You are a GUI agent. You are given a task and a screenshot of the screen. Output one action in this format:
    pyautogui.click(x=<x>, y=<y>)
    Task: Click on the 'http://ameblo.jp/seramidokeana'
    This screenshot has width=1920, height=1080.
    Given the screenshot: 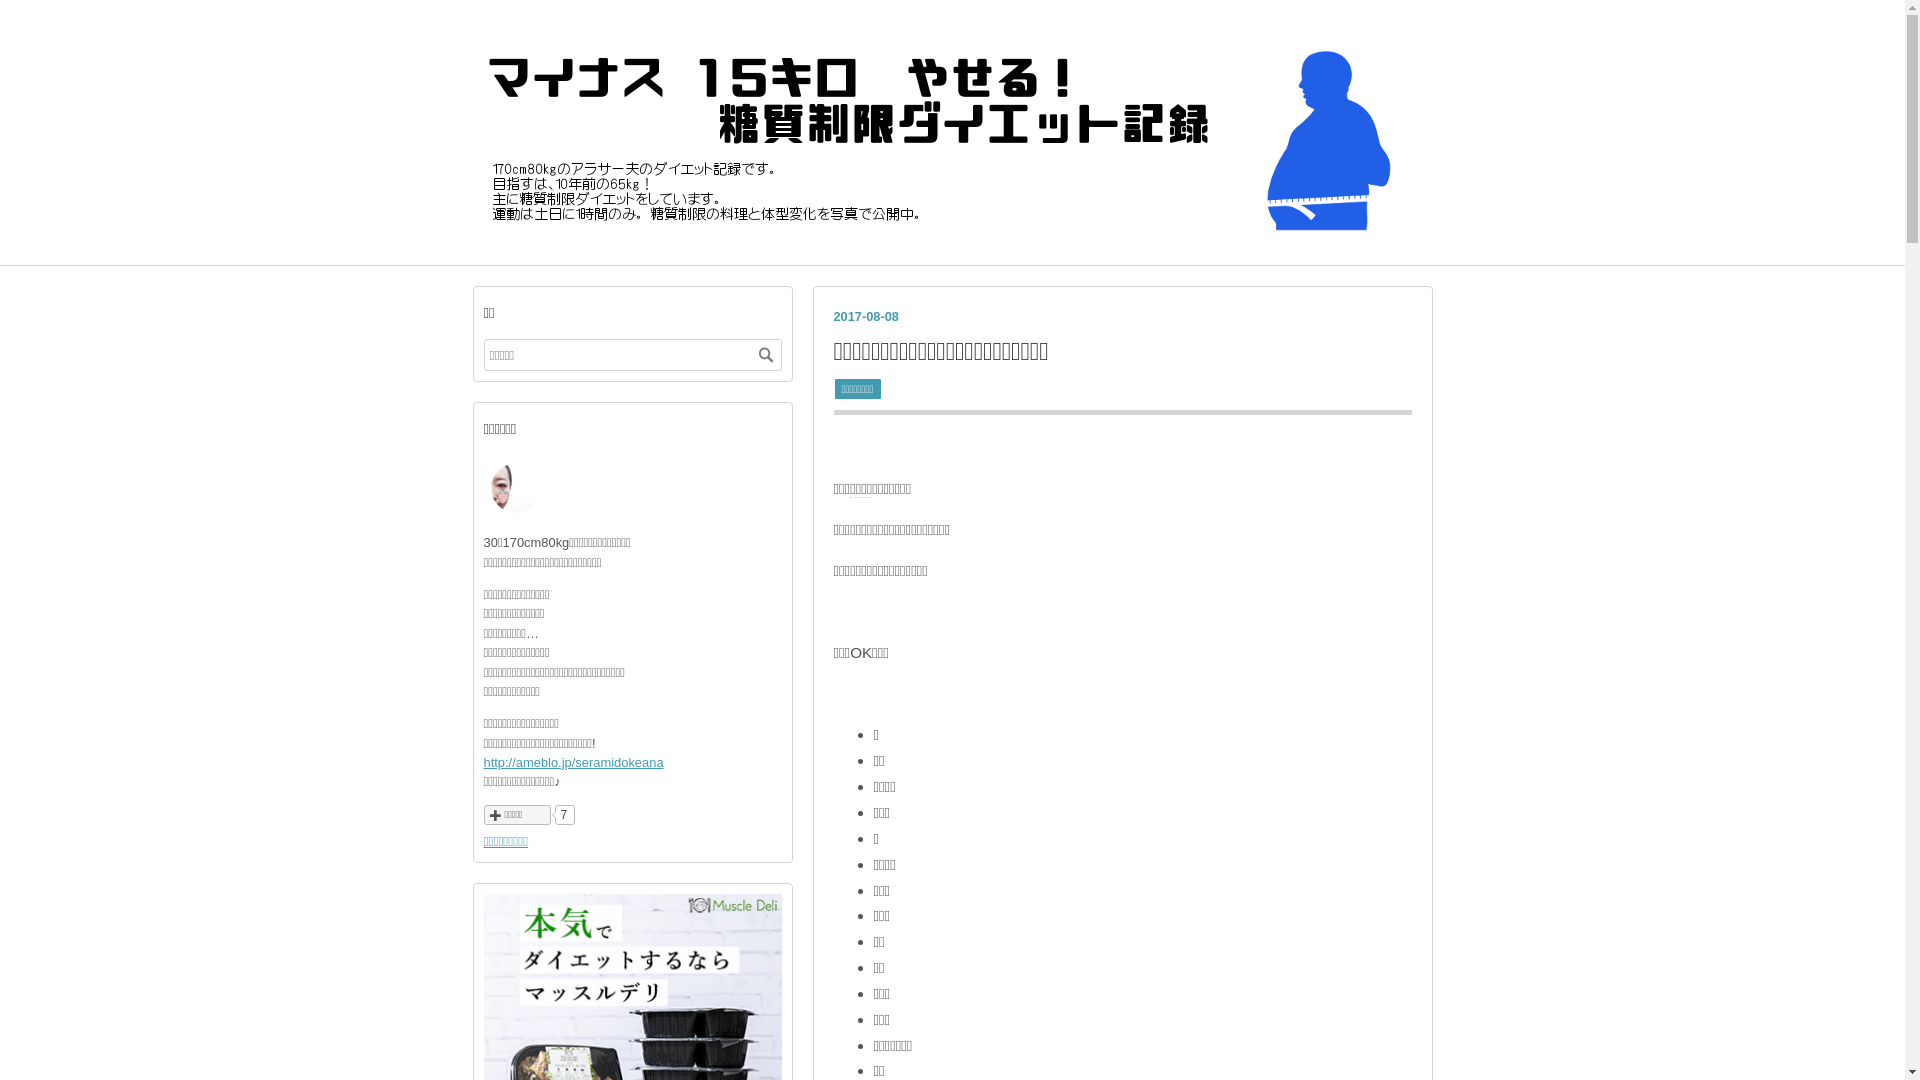 What is the action you would take?
    pyautogui.click(x=573, y=762)
    